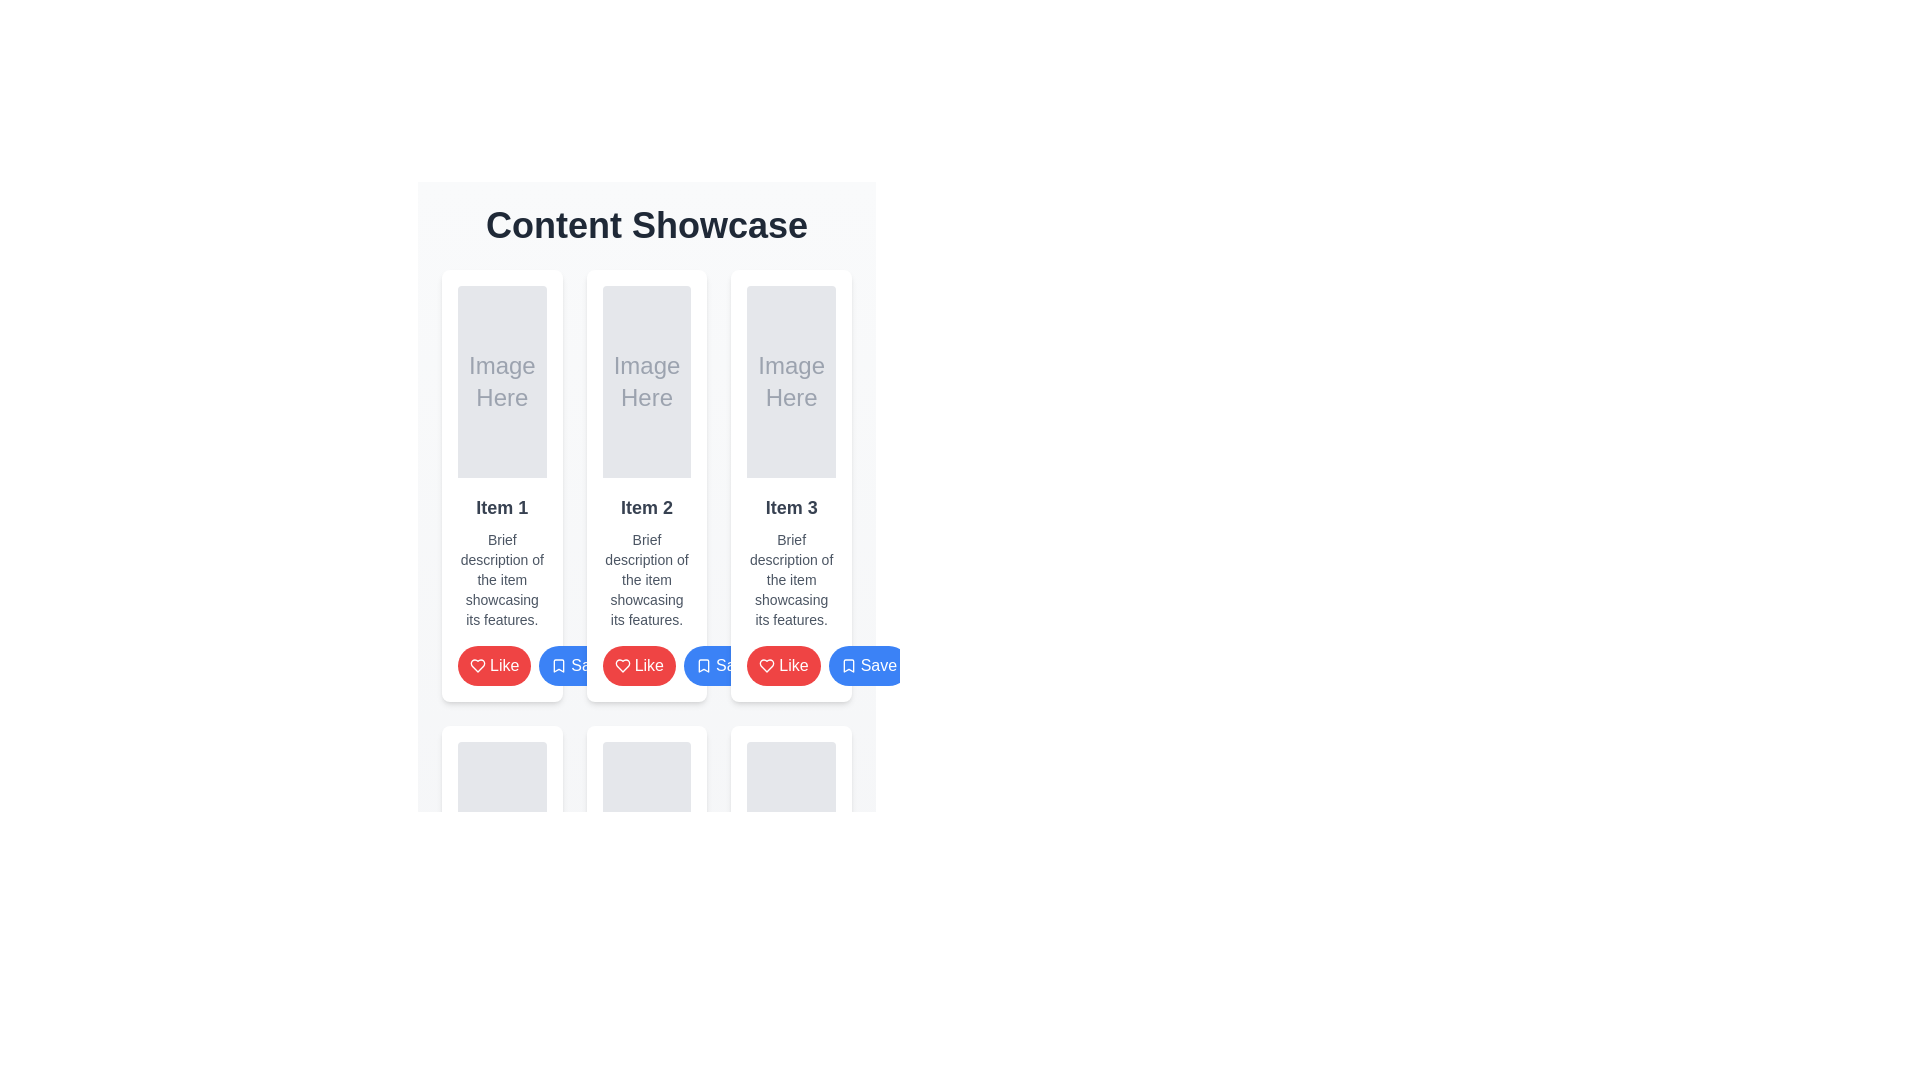 The image size is (1920, 1080). What do you see at coordinates (868, 666) in the screenshot?
I see `the 'Save' button, which is a rounded button with a blue background and white text, located in the third card under the 'Content Showcase' section` at bounding box center [868, 666].